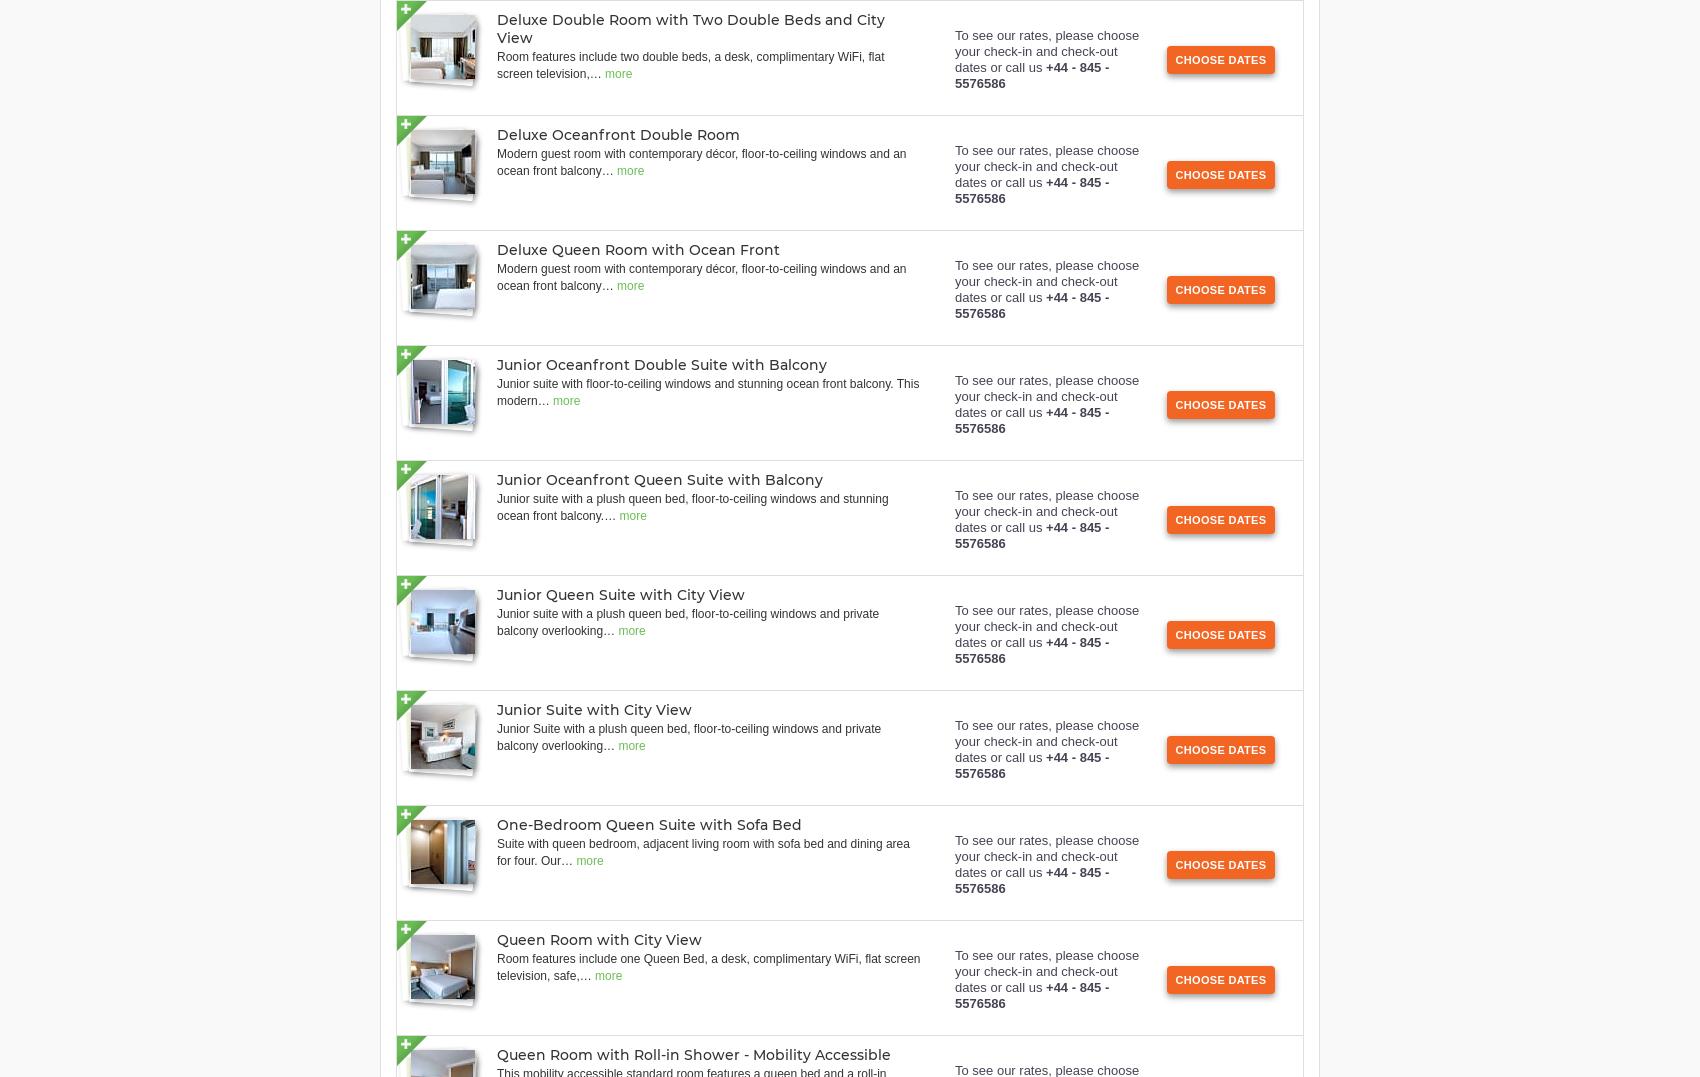 This screenshot has height=1077, width=1700. What do you see at coordinates (702, 851) in the screenshot?
I see `'Suite with queen bedroom, adjacent living room with sofa bed and dining area for four. Our'` at bounding box center [702, 851].